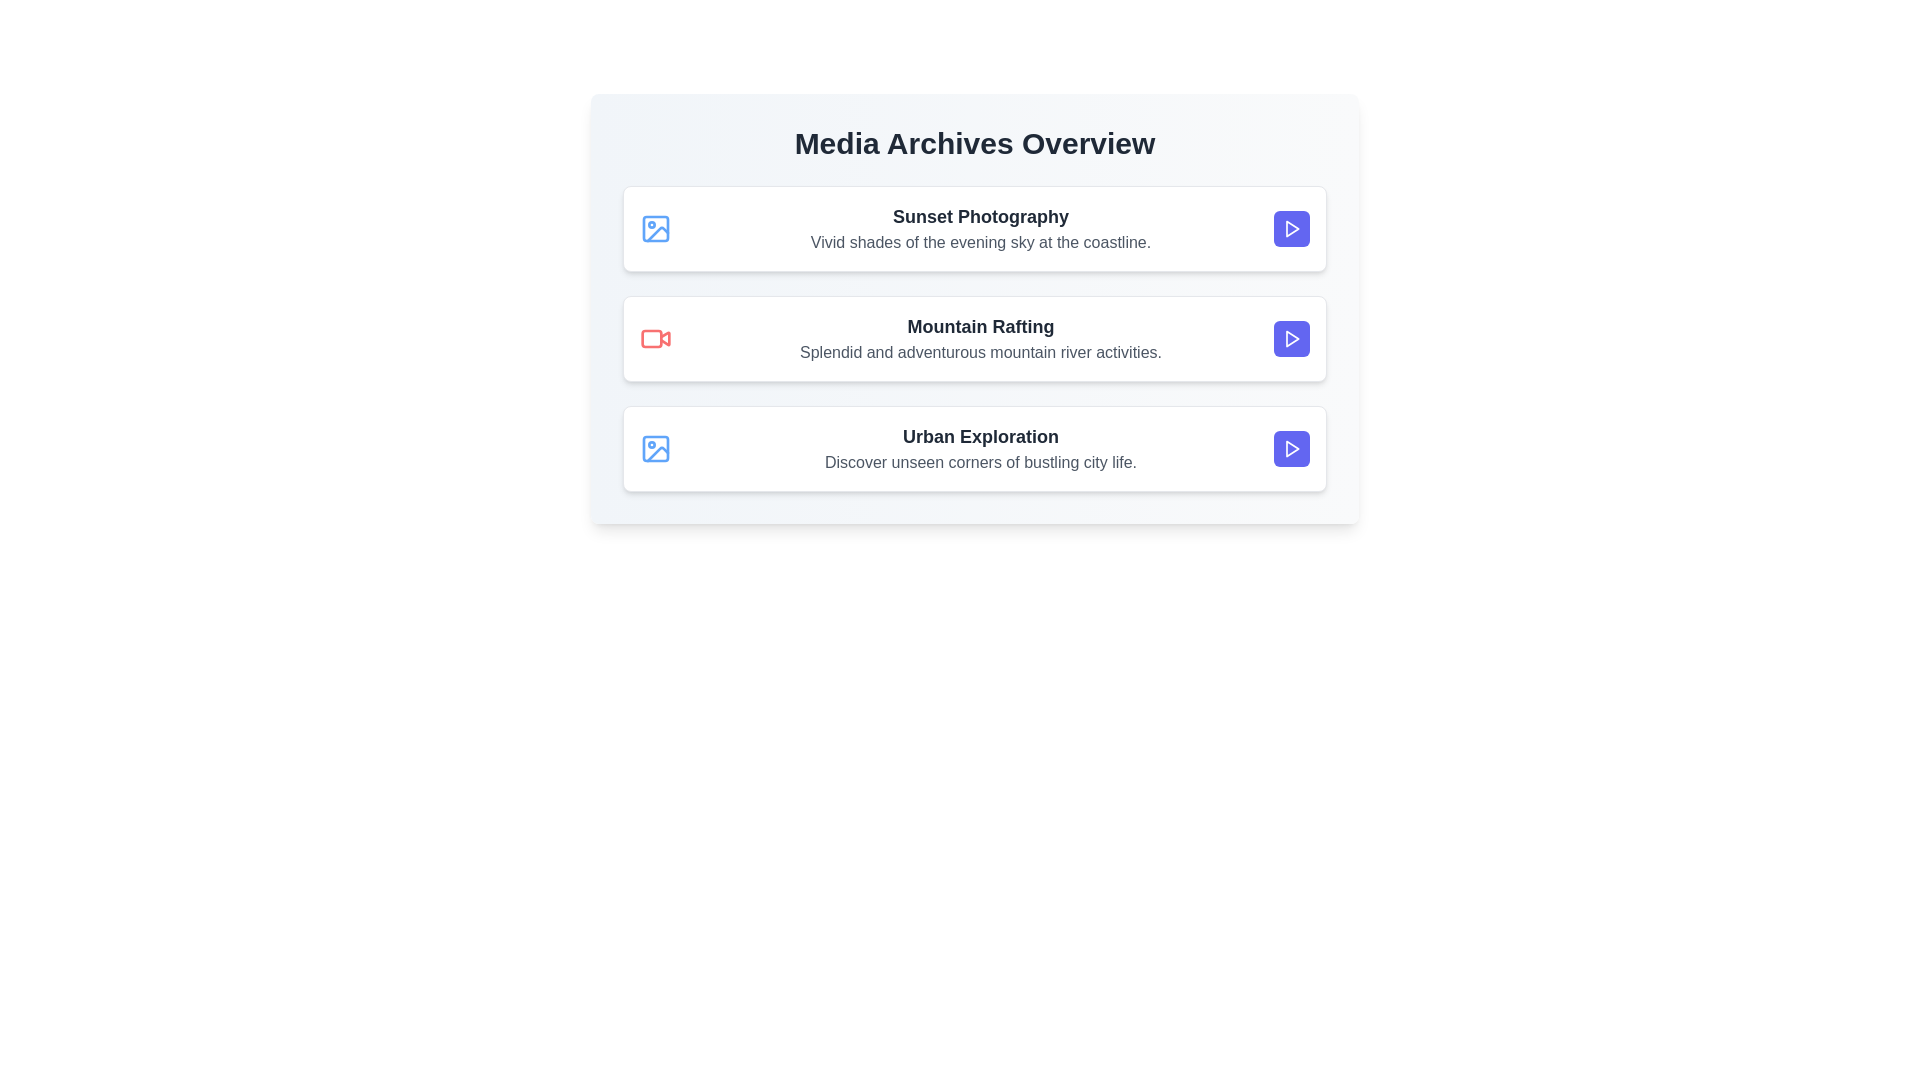 Image resolution: width=1920 pixels, height=1080 pixels. I want to click on the play button for the media item titled 'Mountain Rafting', so click(1291, 338).